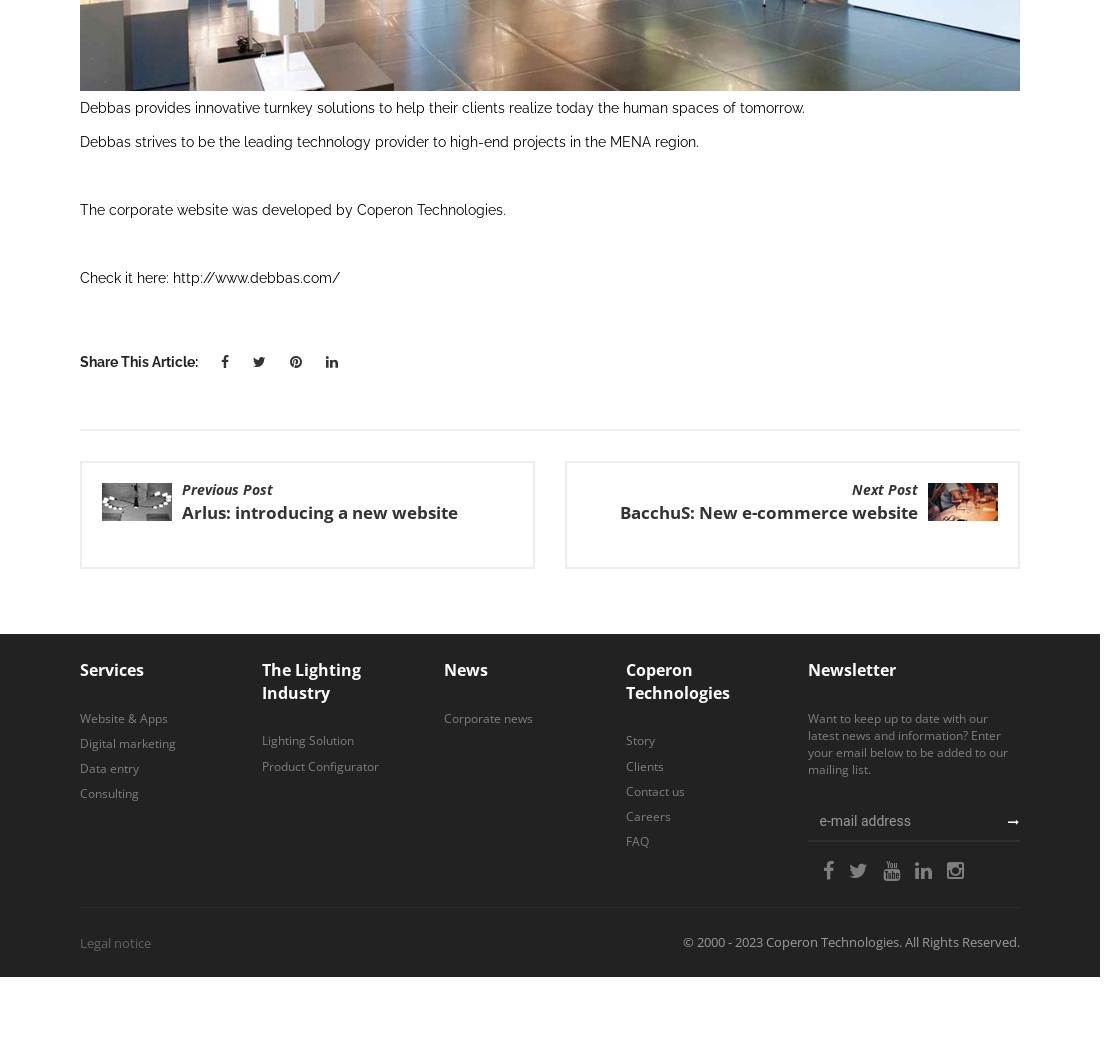 The height and width of the screenshot is (1055, 1115). Describe the element at coordinates (441, 105) in the screenshot. I see `'Debbas provides innovative turnkey solutions to help their clients realize today the human spaces of tomorrow.'` at that location.